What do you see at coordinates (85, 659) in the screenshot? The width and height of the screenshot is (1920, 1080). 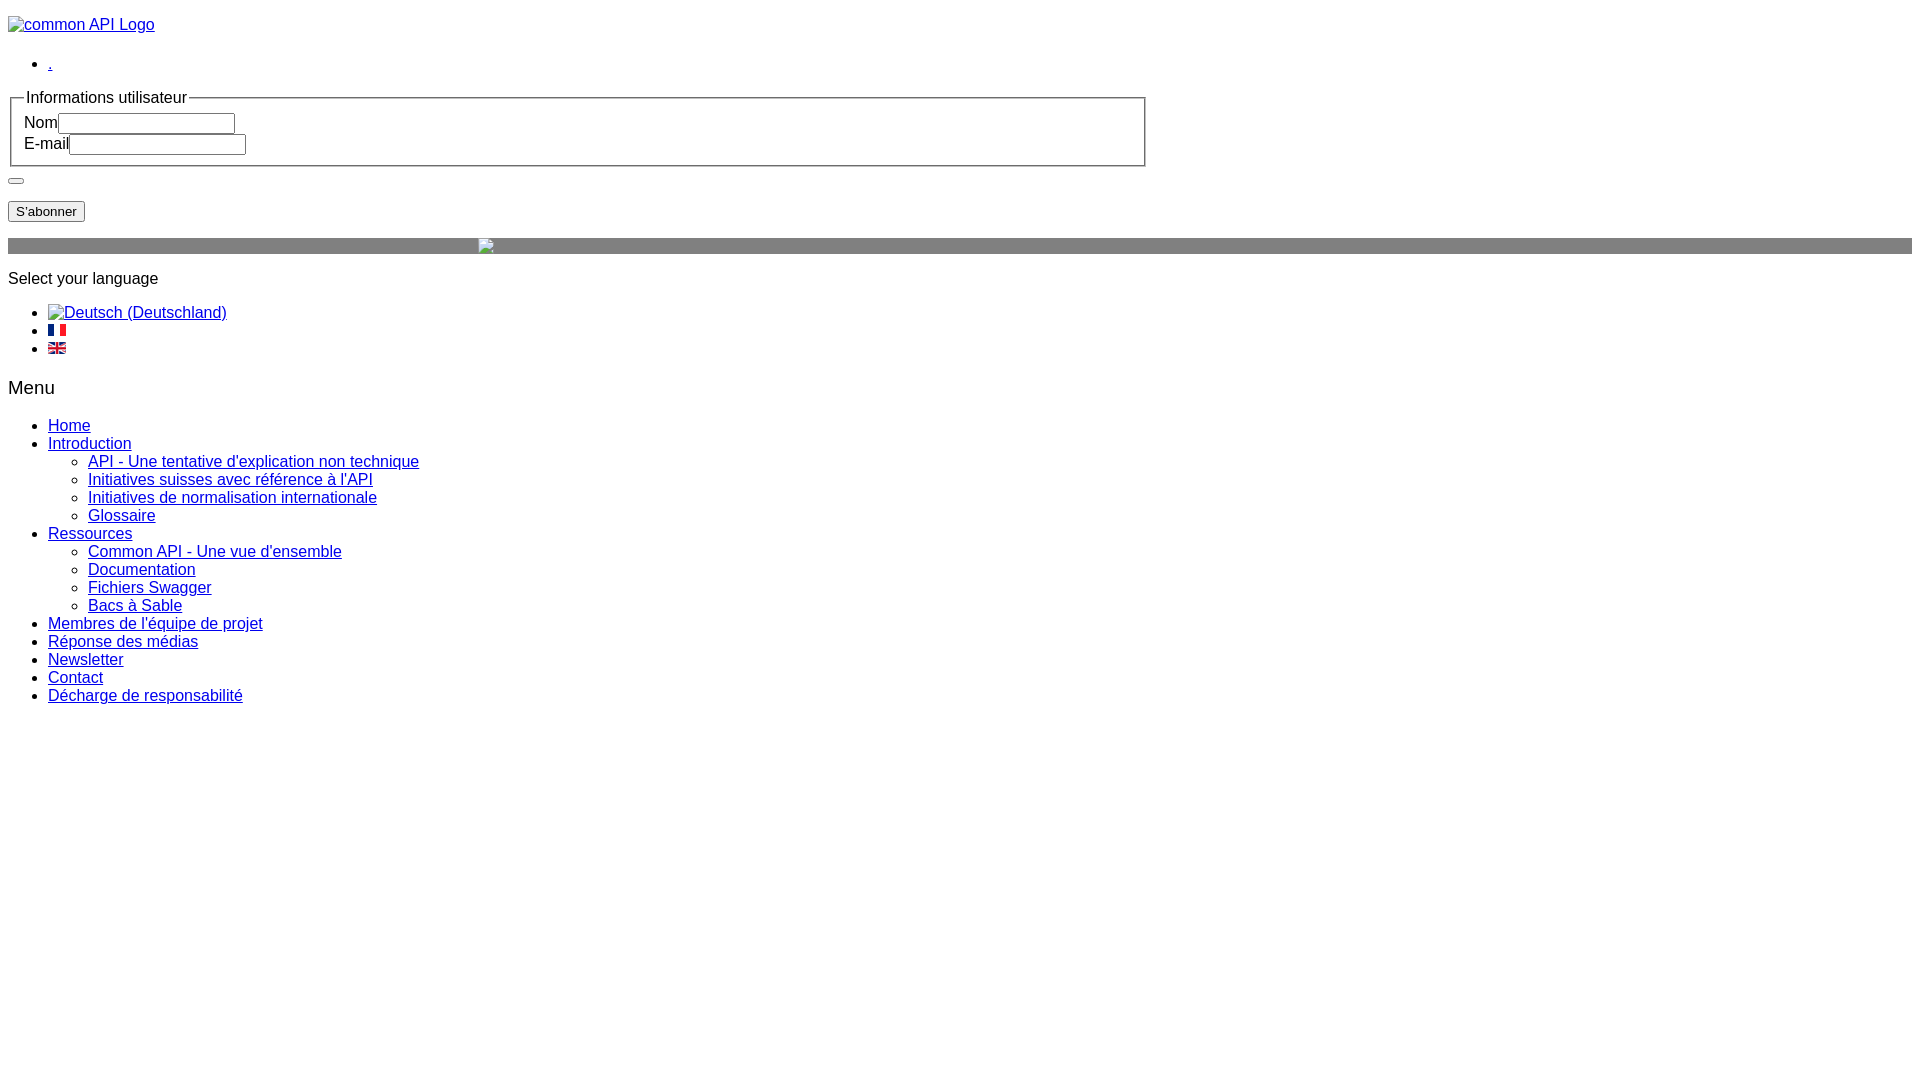 I see `'Newsletter'` at bounding box center [85, 659].